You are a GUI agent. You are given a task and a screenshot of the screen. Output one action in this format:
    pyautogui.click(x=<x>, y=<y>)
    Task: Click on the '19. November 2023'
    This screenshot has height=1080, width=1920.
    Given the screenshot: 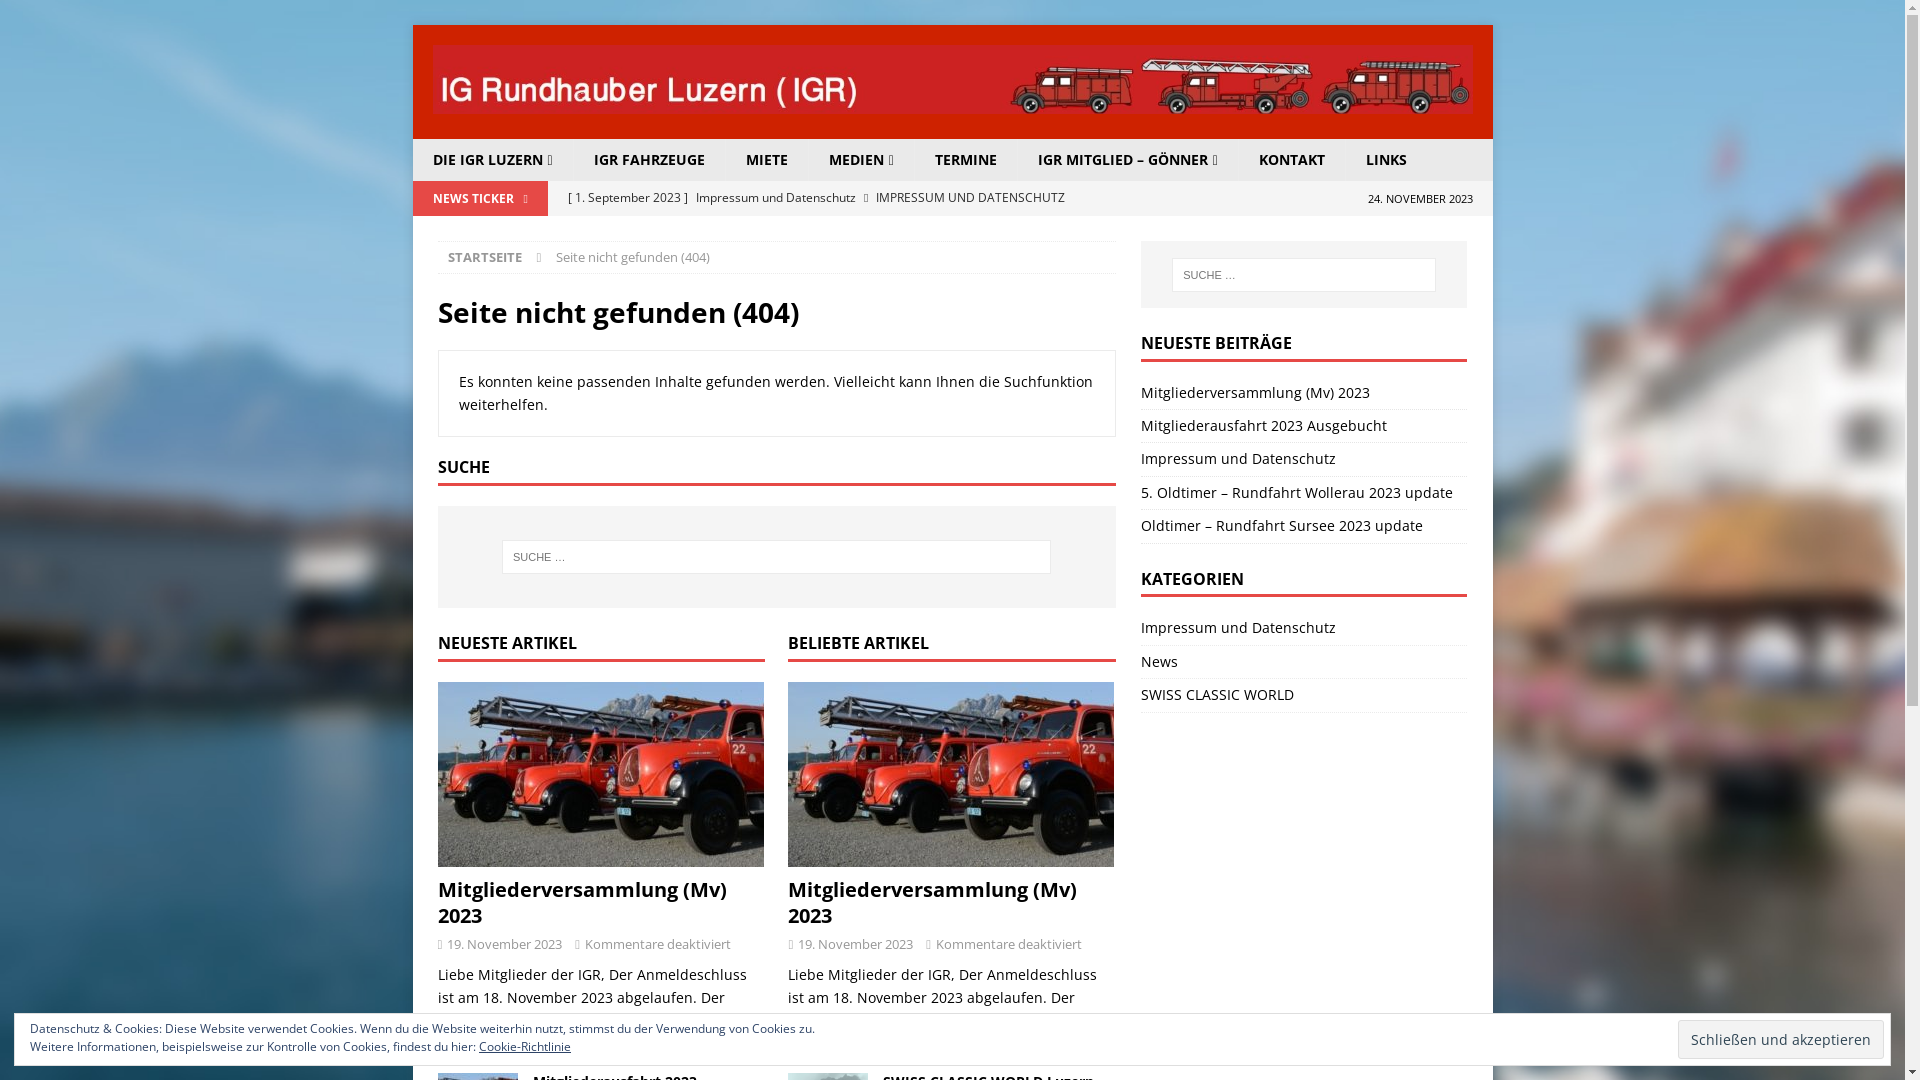 What is the action you would take?
    pyautogui.click(x=855, y=944)
    